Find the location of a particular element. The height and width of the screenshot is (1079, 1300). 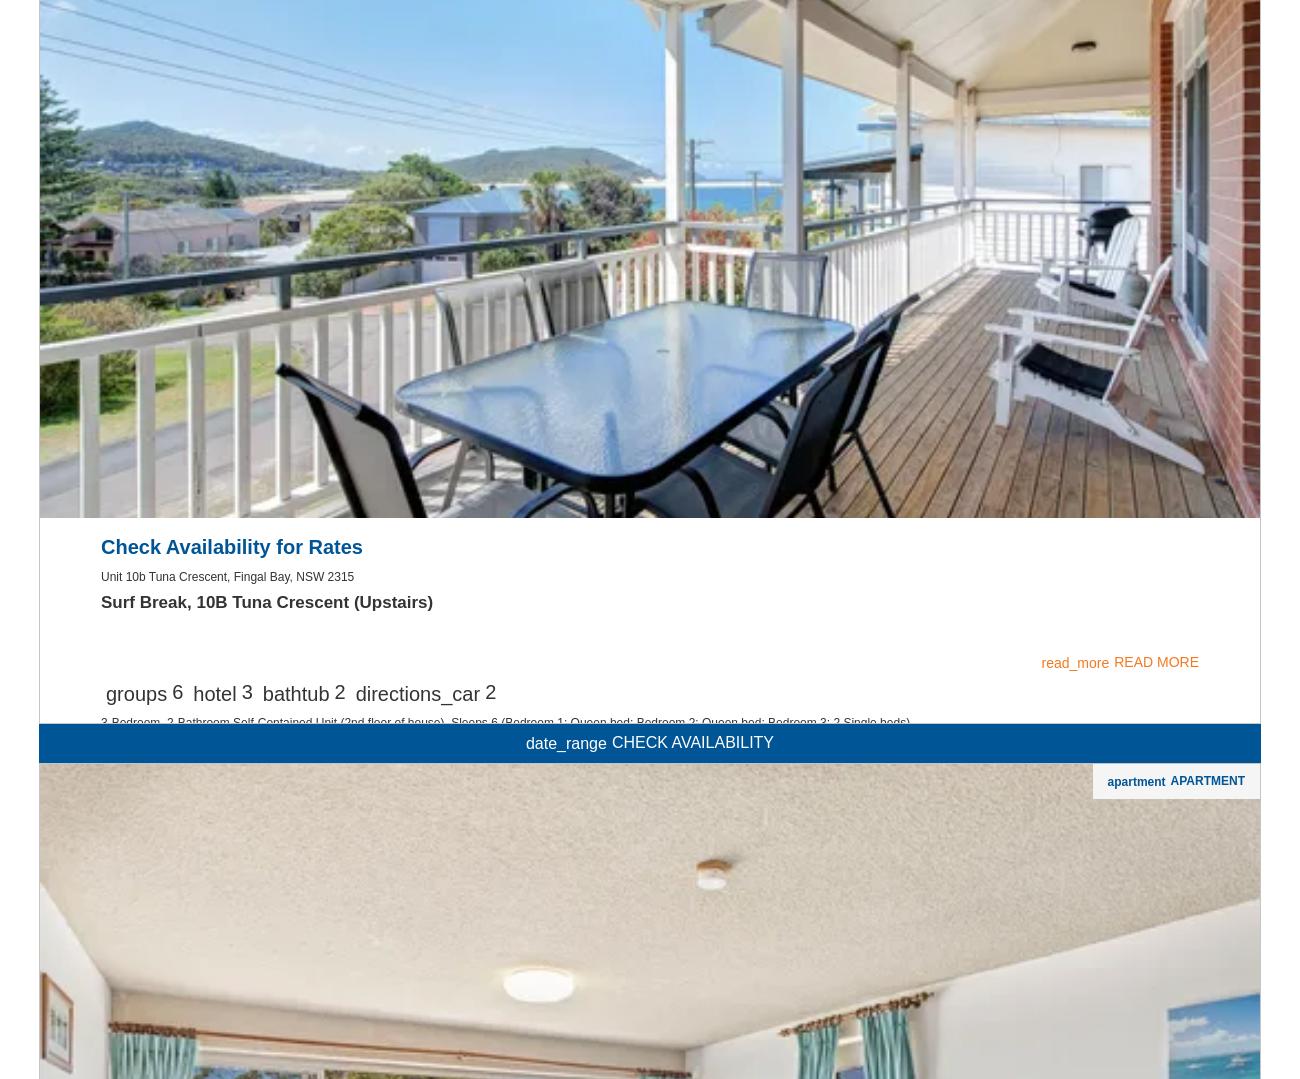

'Apartment Features' is located at coordinates (216, 26).